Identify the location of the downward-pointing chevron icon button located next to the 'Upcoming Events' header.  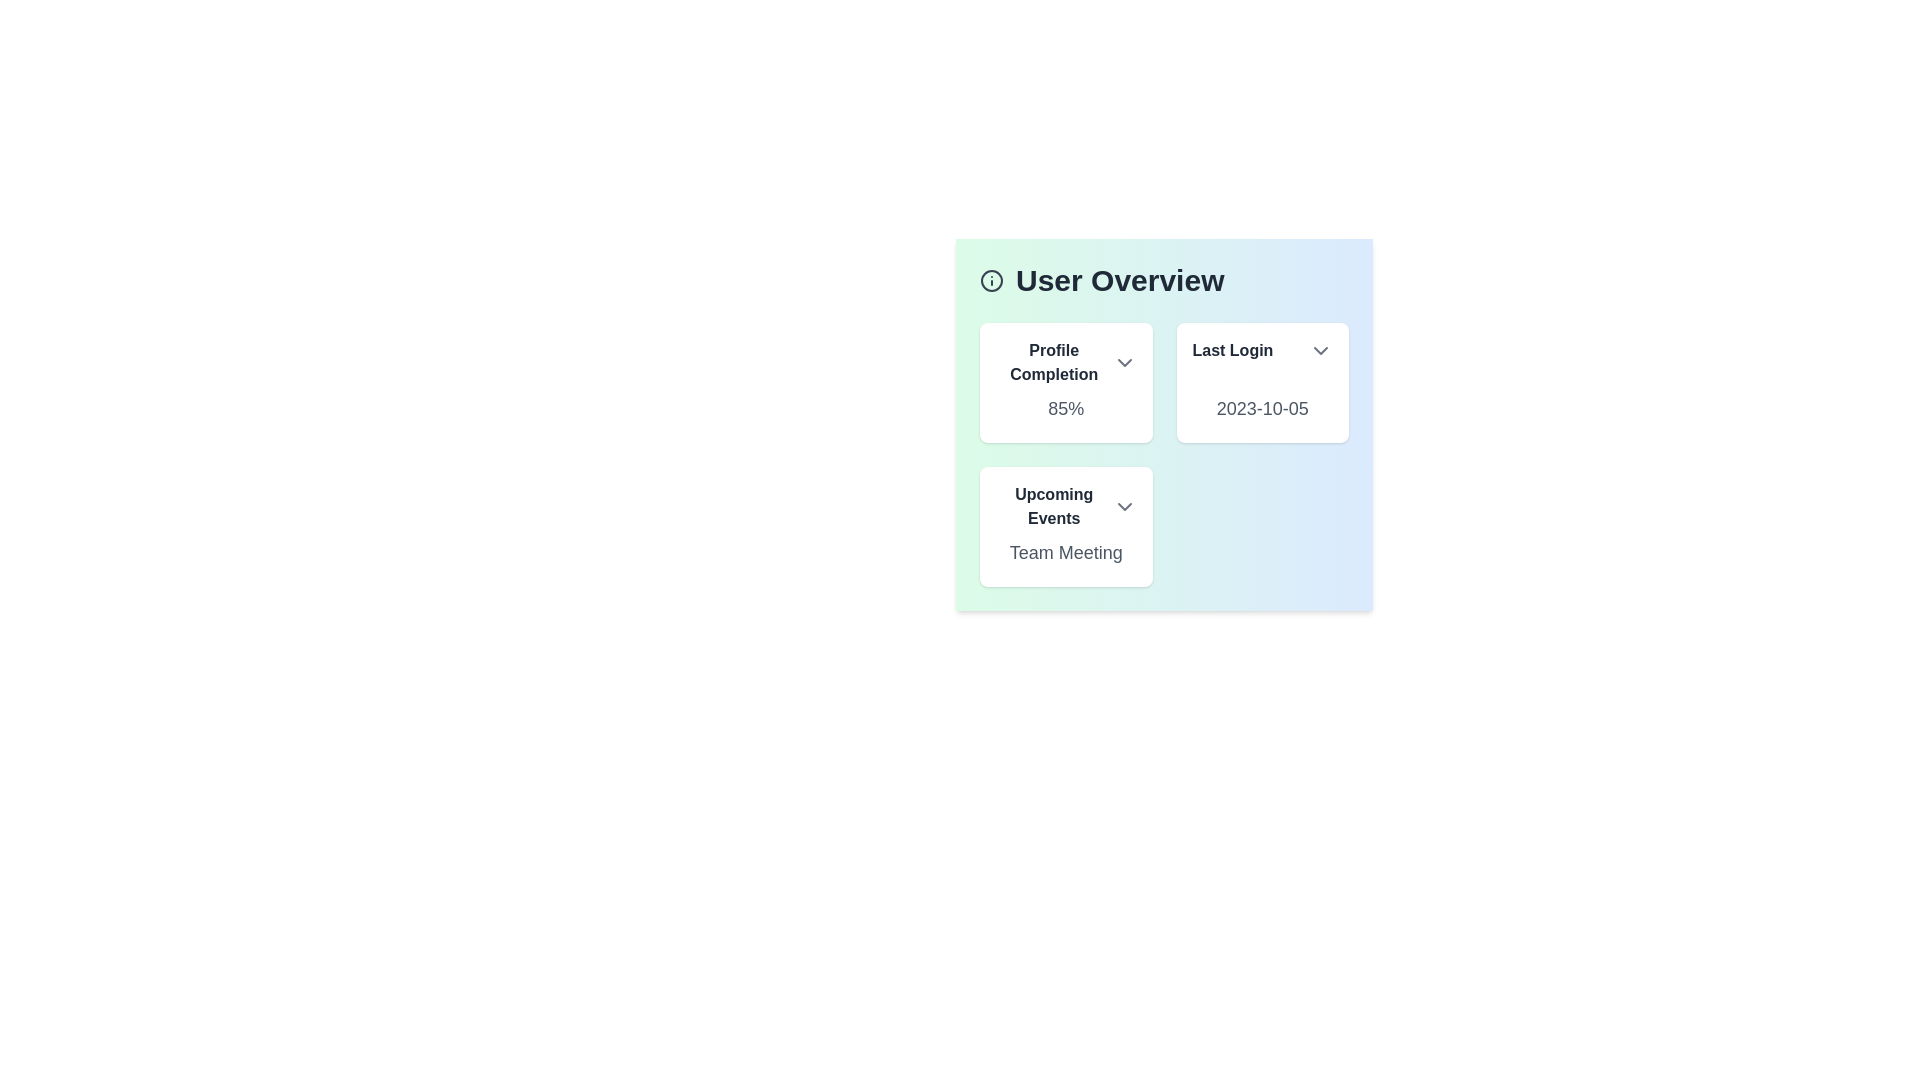
(1124, 505).